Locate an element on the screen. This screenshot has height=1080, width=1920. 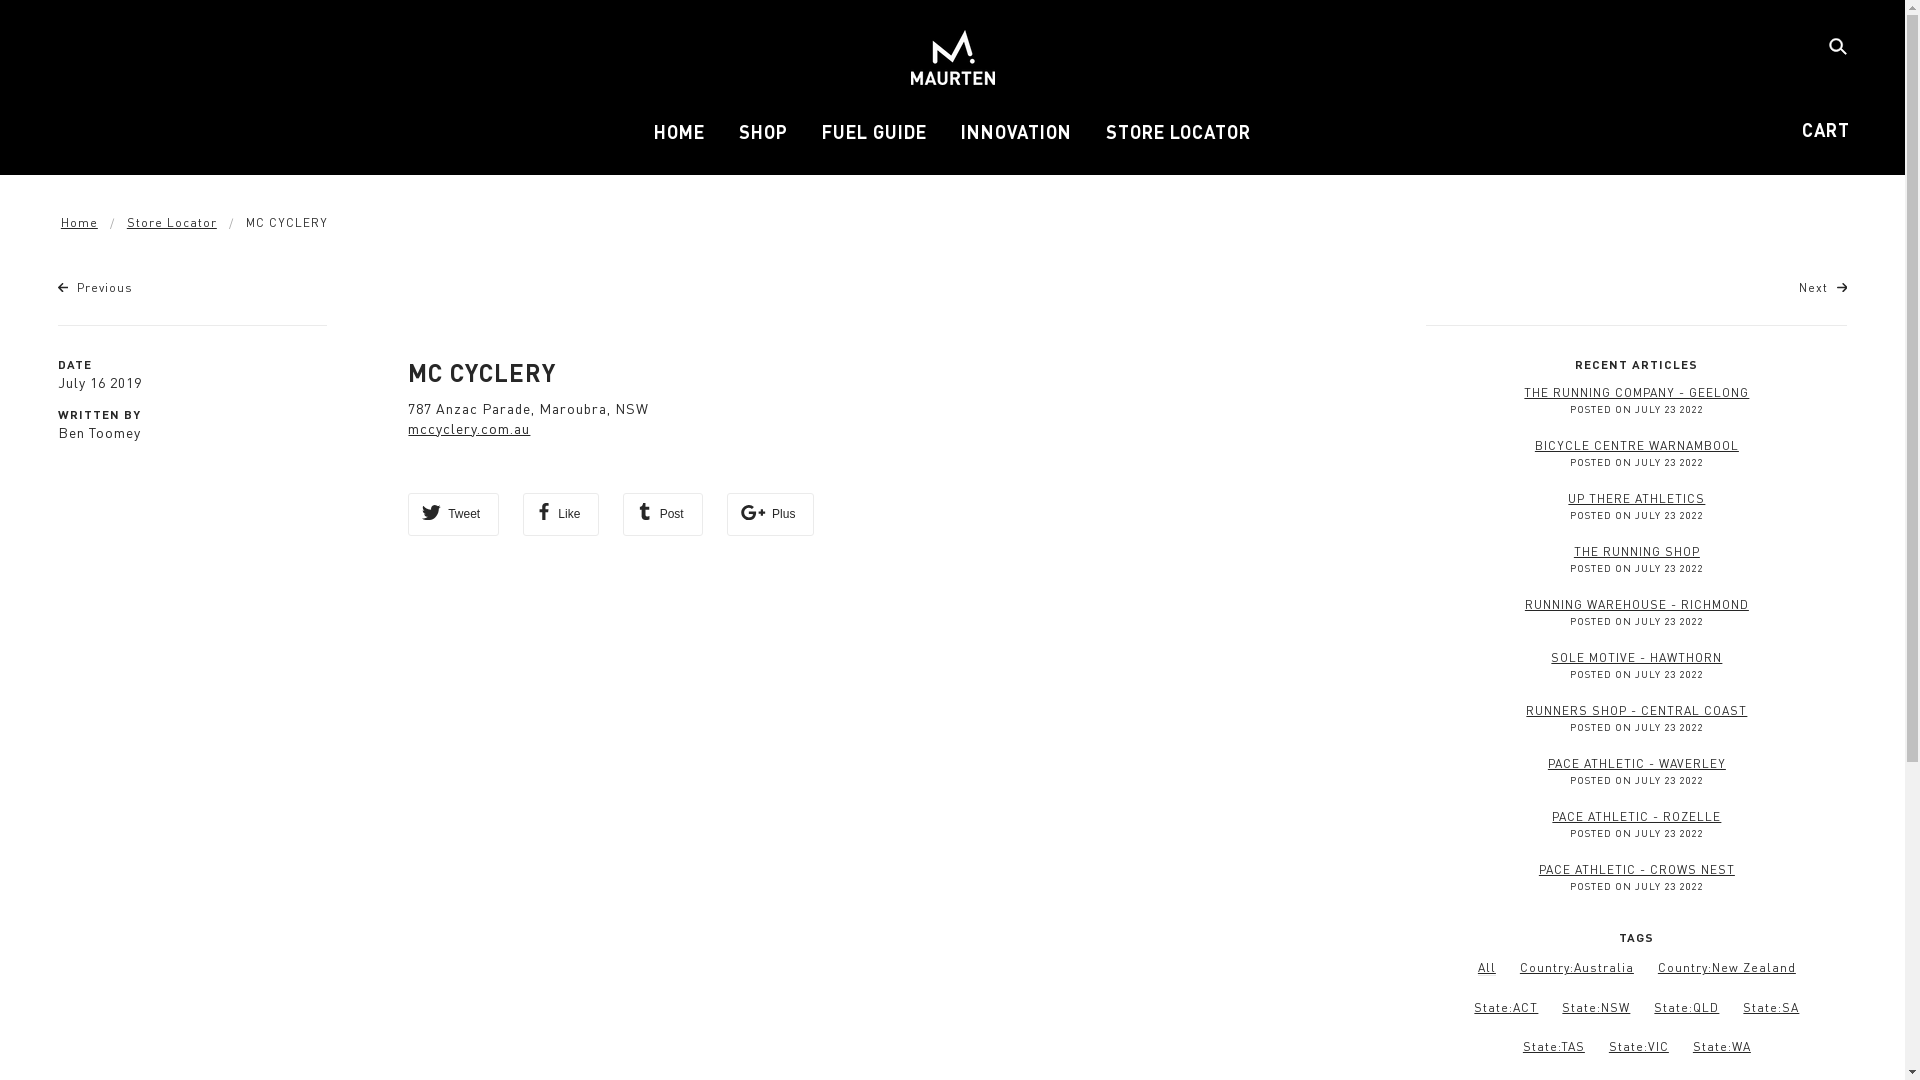
'PACE ATHLETIC - ROZELLE' is located at coordinates (1636, 816).